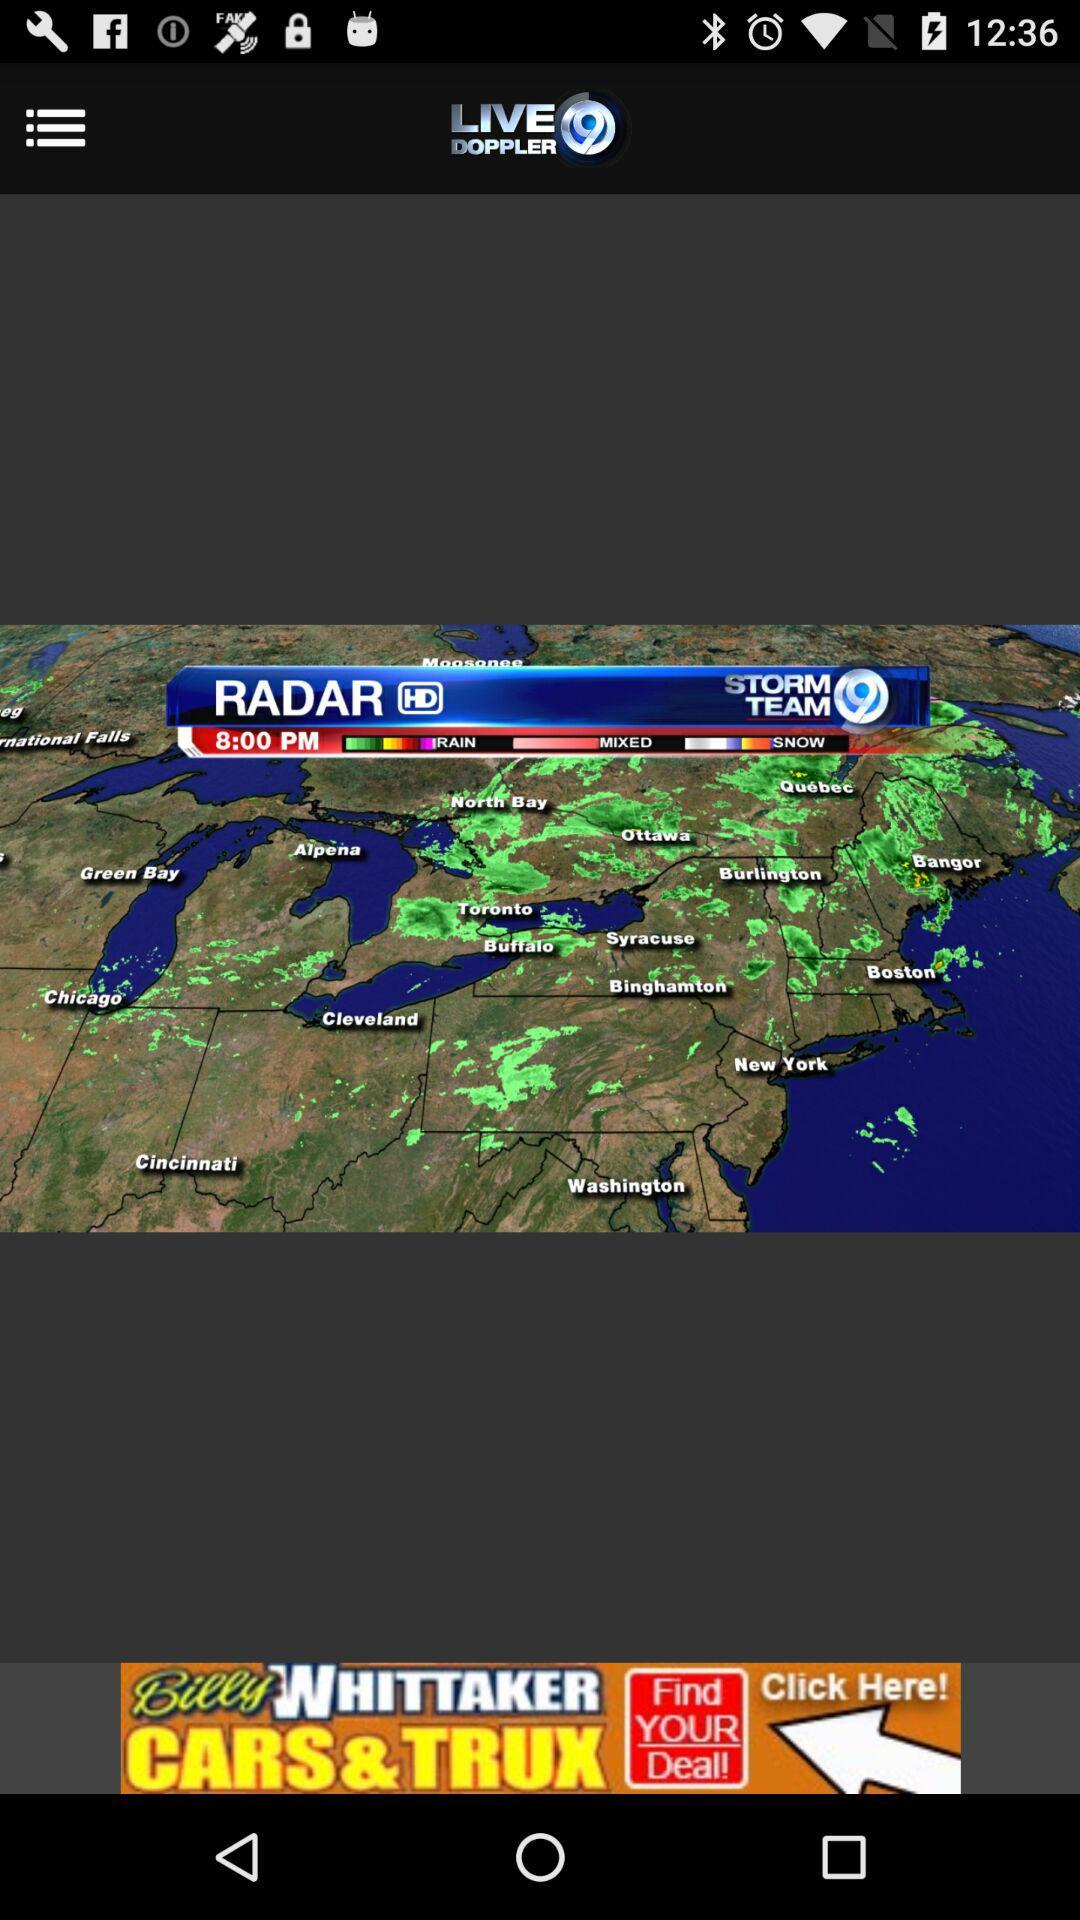 The height and width of the screenshot is (1920, 1080). What do you see at coordinates (540, 927) in the screenshot?
I see `interact with live weather map` at bounding box center [540, 927].